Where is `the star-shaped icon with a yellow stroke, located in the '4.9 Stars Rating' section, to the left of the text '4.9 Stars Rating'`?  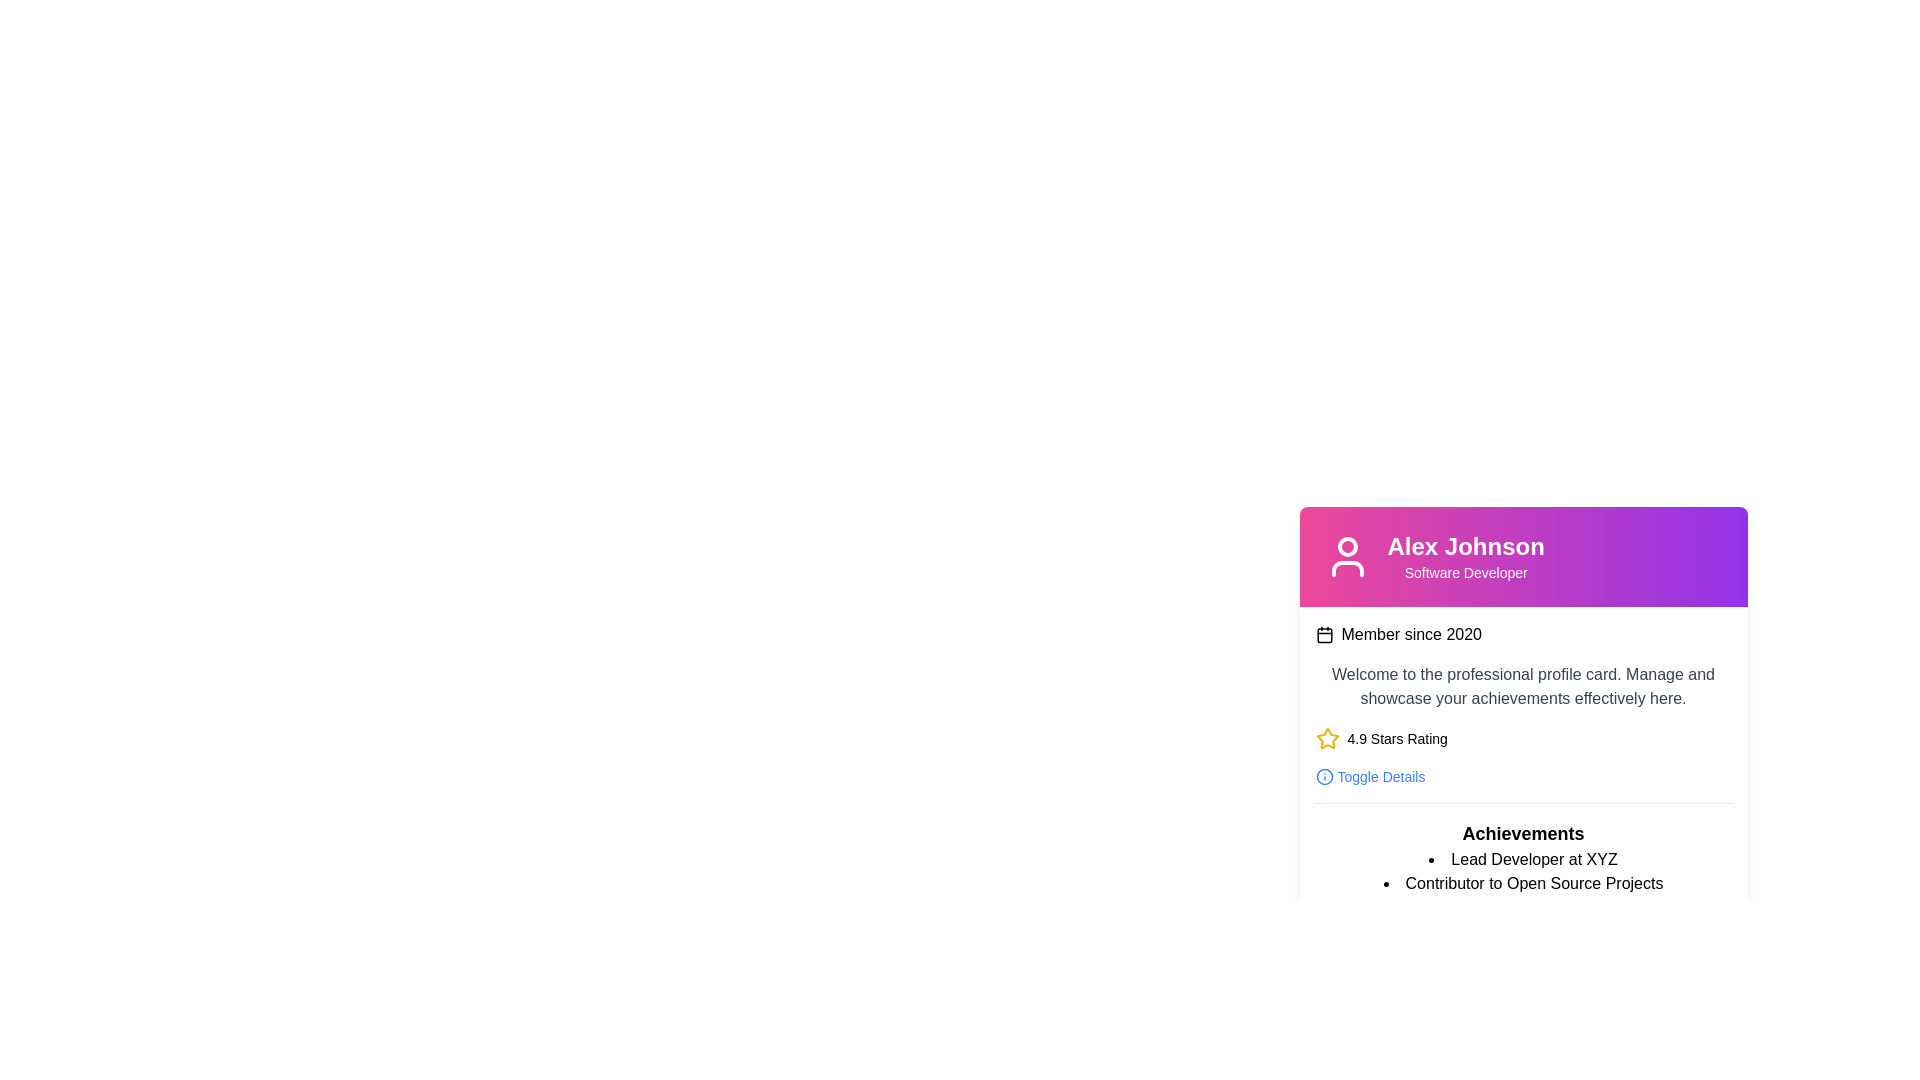
the star-shaped icon with a yellow stroke, located in the '4.9 Stars Rating' section, to the left of the text '4.9 Stars Rating' is located at coordinates (1327, 738).